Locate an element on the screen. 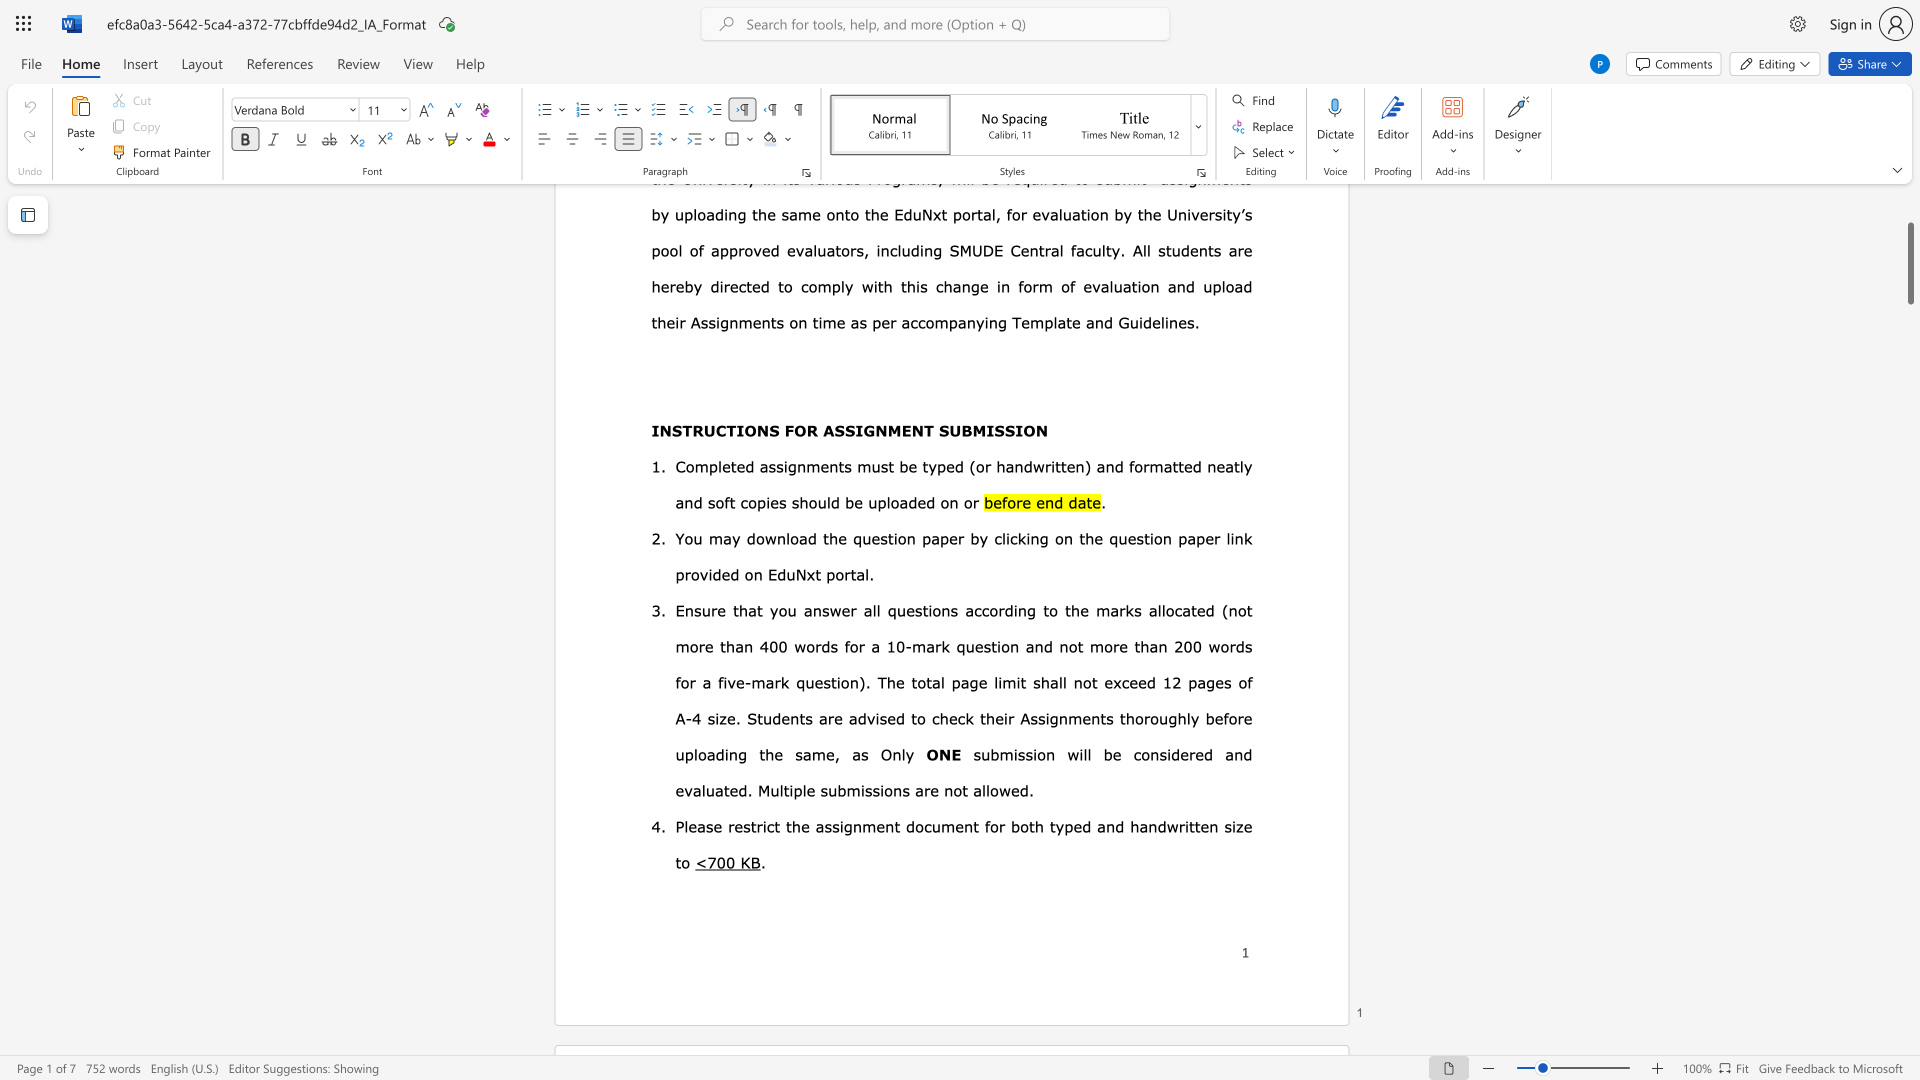 Image resolution: width=1920 pixels, height=1080 pixels. the scrollbar and move down 3350 pixels is located at coordinates (1909, 262).